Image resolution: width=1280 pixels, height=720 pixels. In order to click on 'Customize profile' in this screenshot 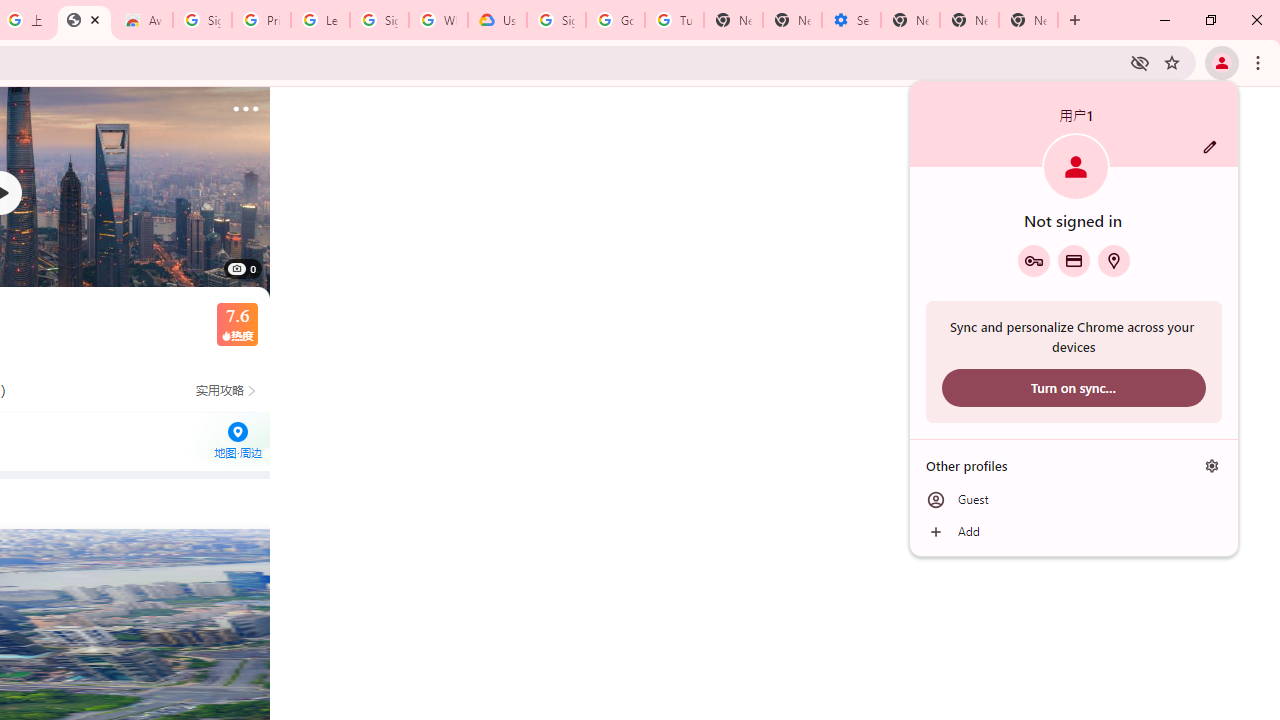, I will do `click(1209, 146)`.